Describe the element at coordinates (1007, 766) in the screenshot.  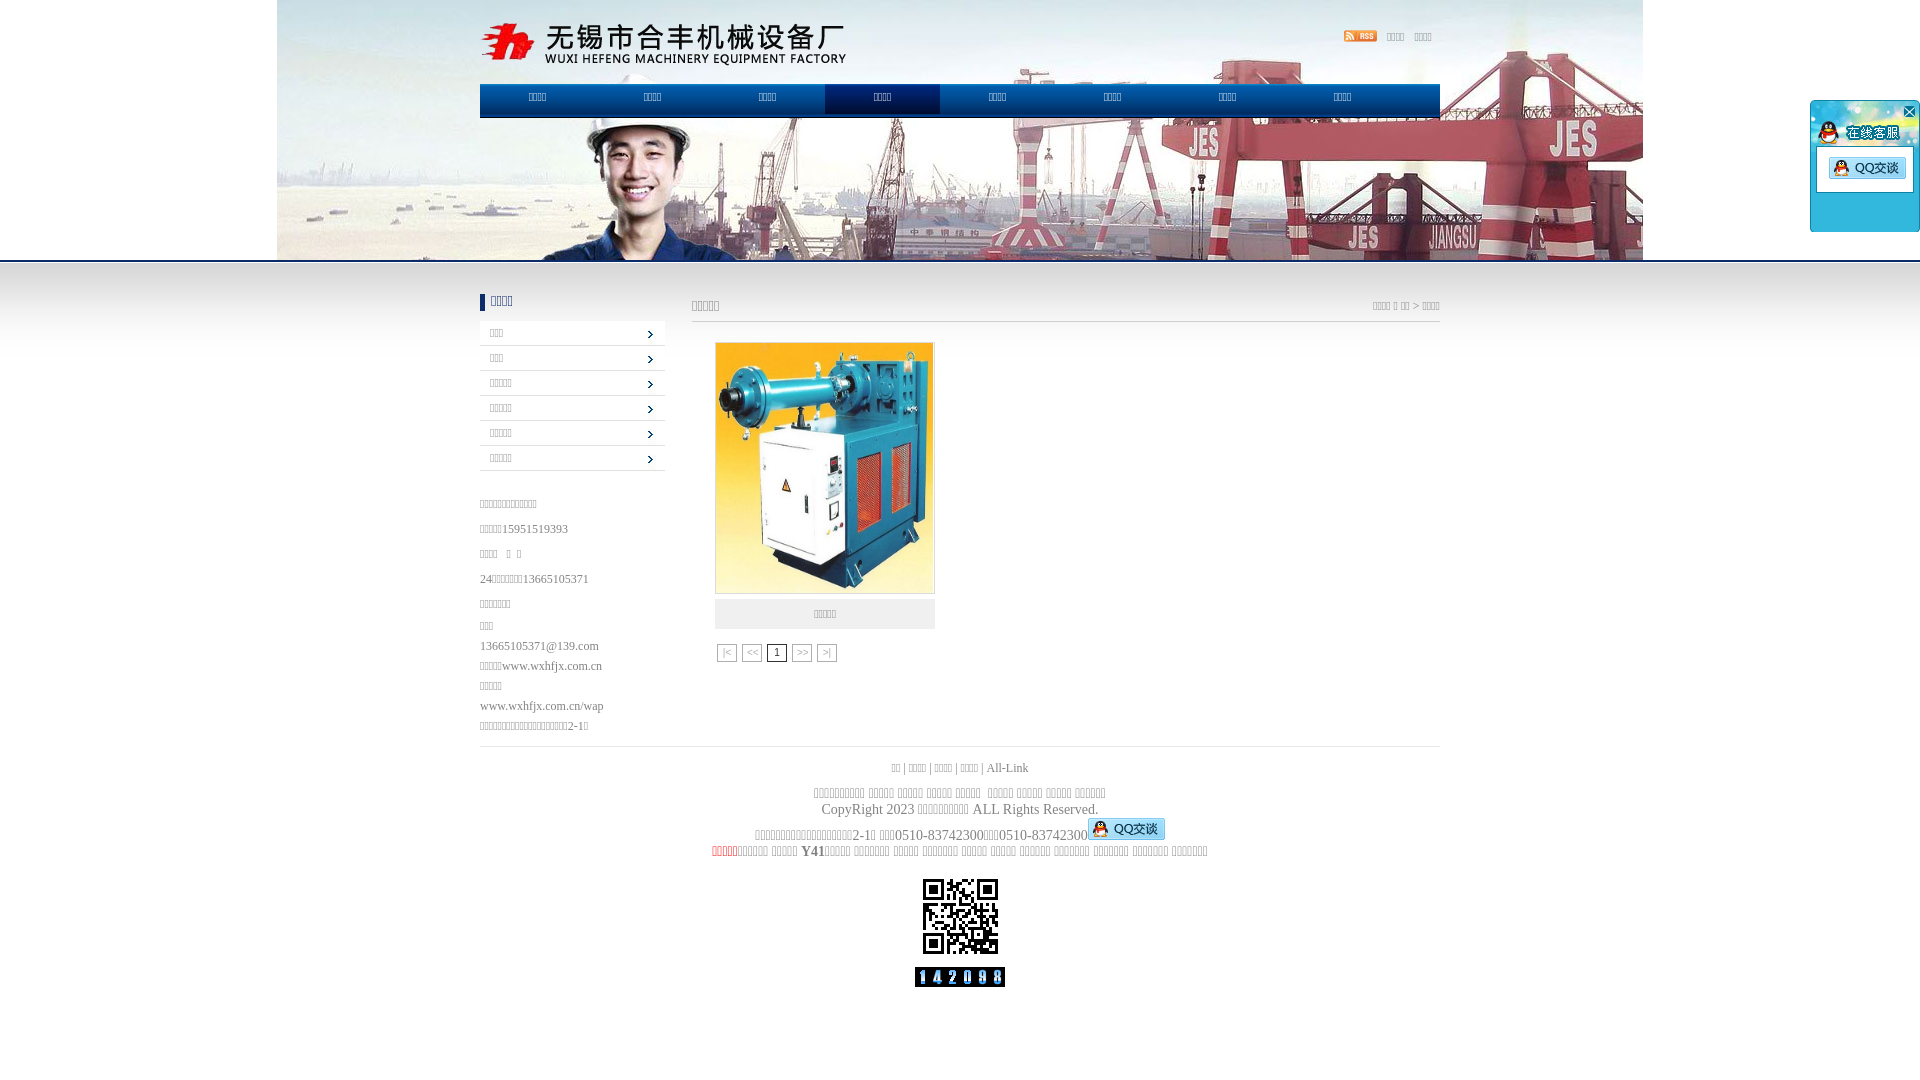
I see `'All-Link'` at that location.